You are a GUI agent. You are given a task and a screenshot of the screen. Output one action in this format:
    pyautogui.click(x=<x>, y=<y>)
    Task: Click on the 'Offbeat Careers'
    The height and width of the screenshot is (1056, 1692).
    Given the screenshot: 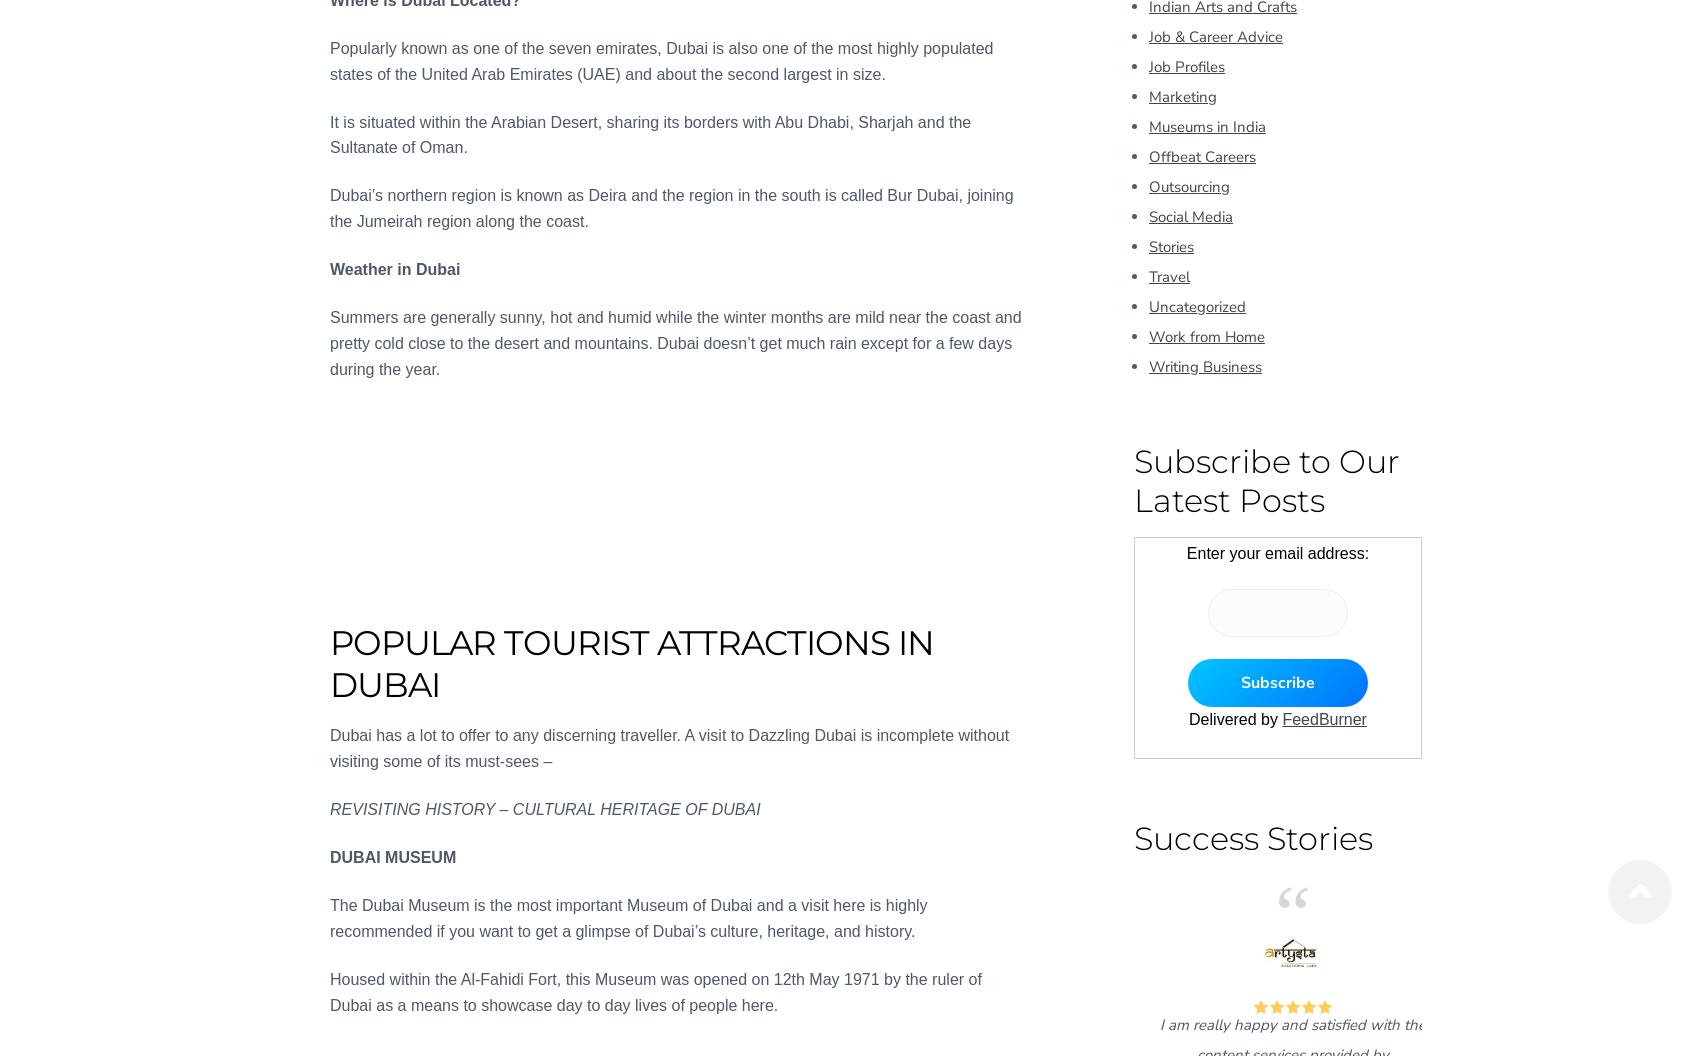 What is the action you would take?
    pyautogui.click(x=1202, y=155)
    